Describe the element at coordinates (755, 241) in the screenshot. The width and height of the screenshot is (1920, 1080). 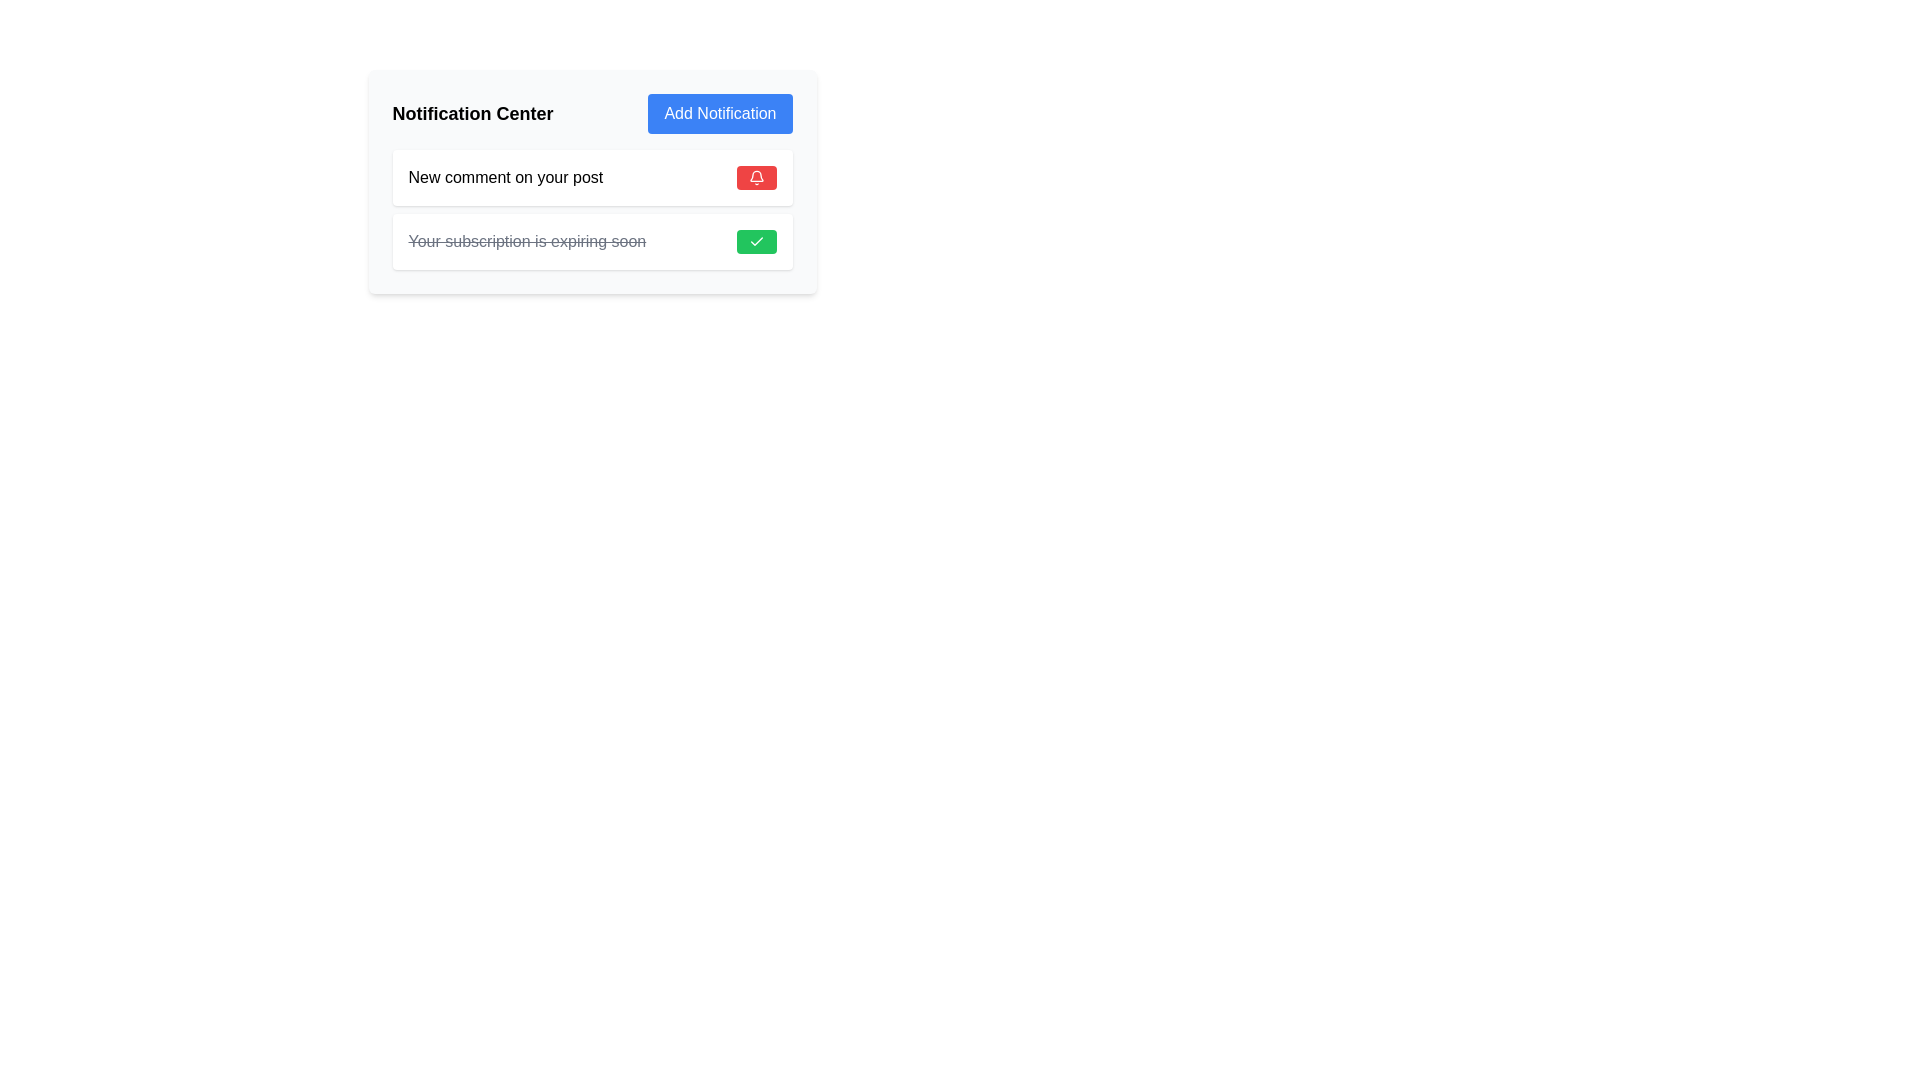
I see `the SVG-based checkmark icon located in the bottom notification line within a green button, adjacent to the strikethrough text 'Your subscription is expiring soon', to acknowledge the notification` at that location.